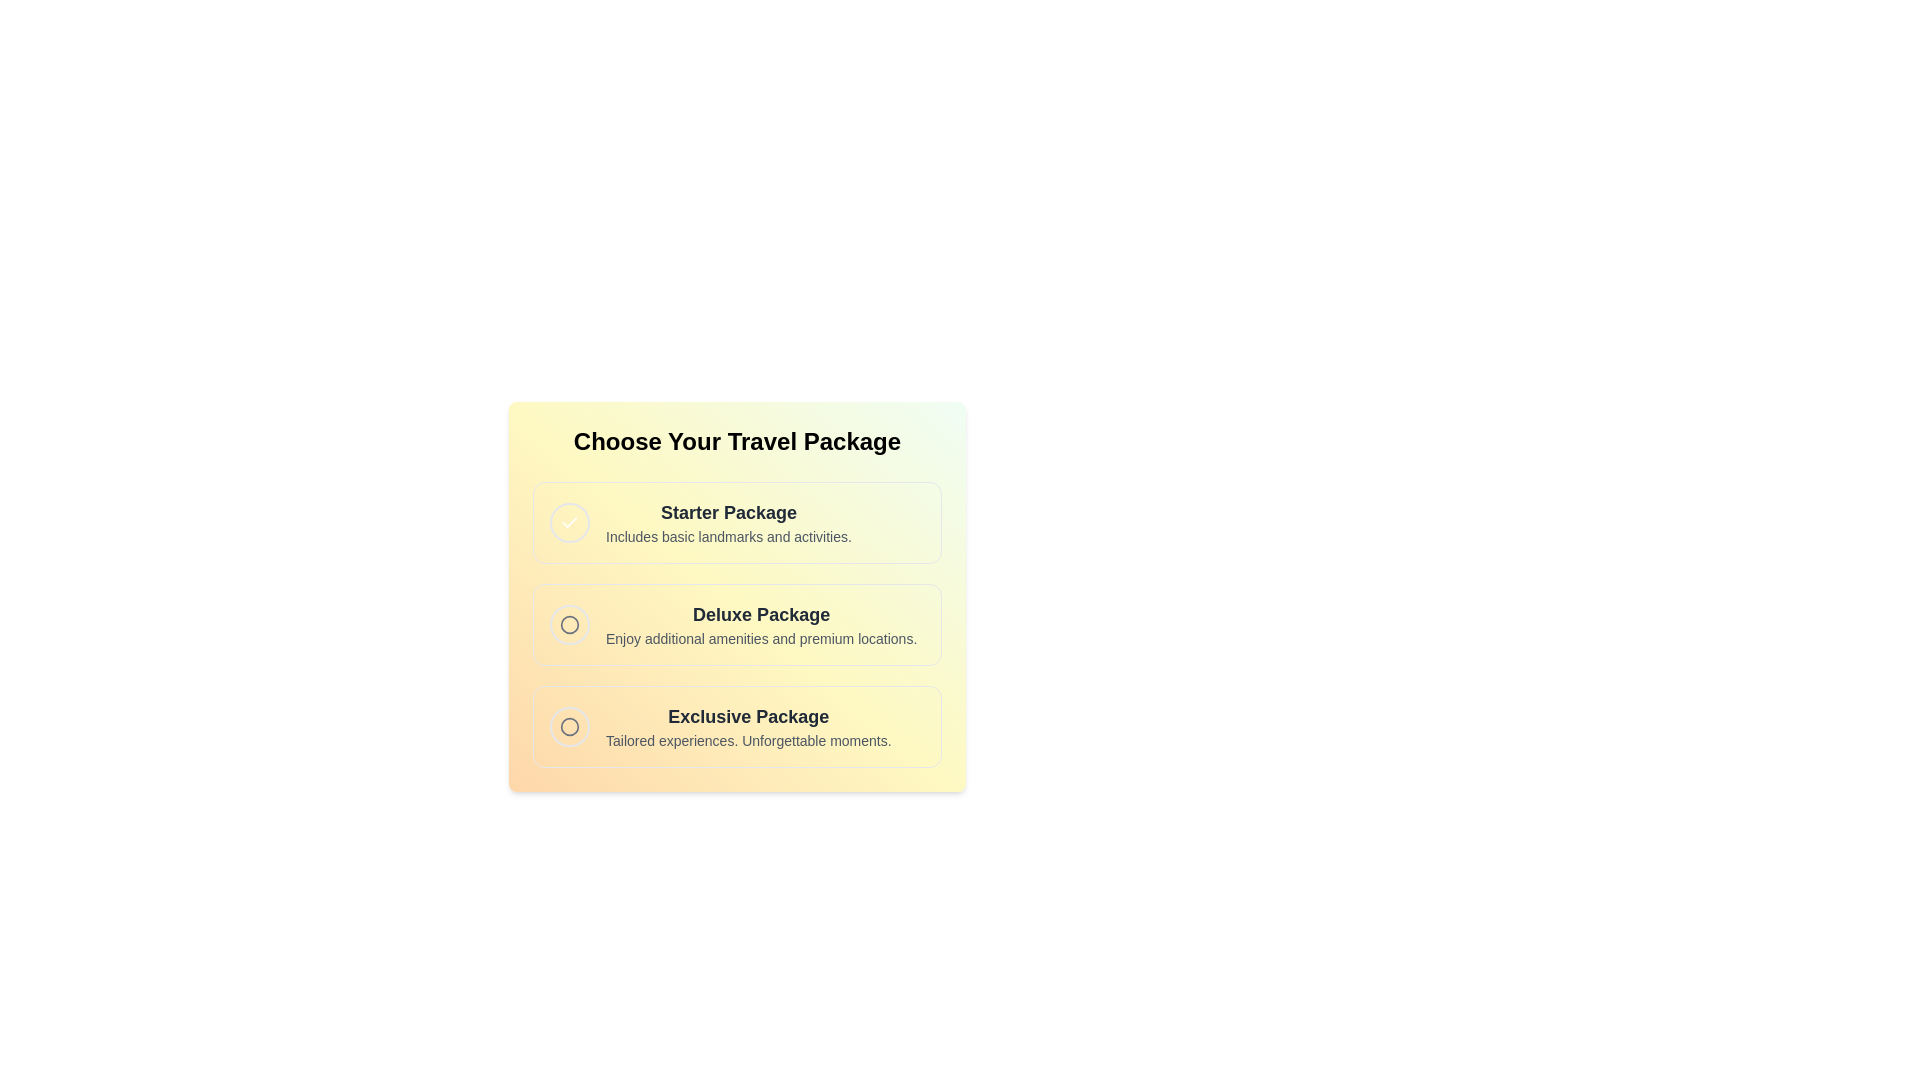 The image size is (1920, 1080). What do you see at coordinates (569, 726) in the screenshot?
I see `the circular radio button with a gray icon` at bounding box center [569, 726].